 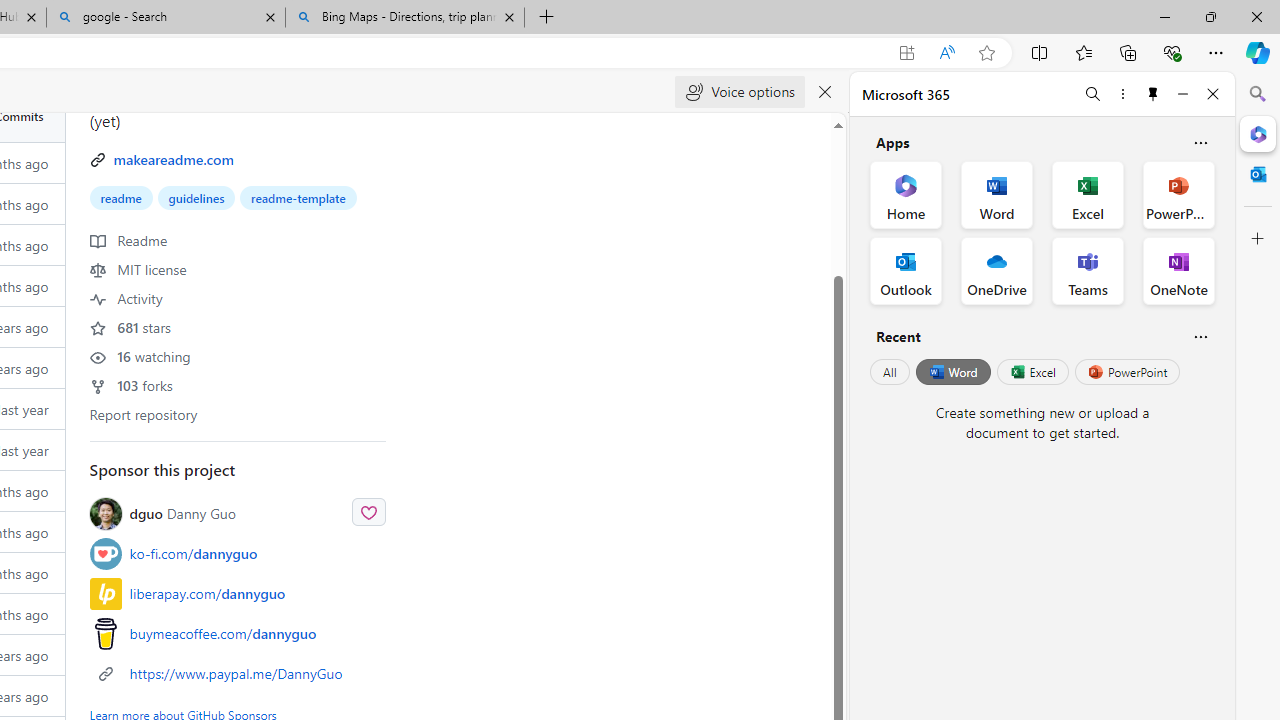 What do you see at coordinates (137, 268) in the screenshot?
I see `' MIT license'` at bounding box center [137, 268].